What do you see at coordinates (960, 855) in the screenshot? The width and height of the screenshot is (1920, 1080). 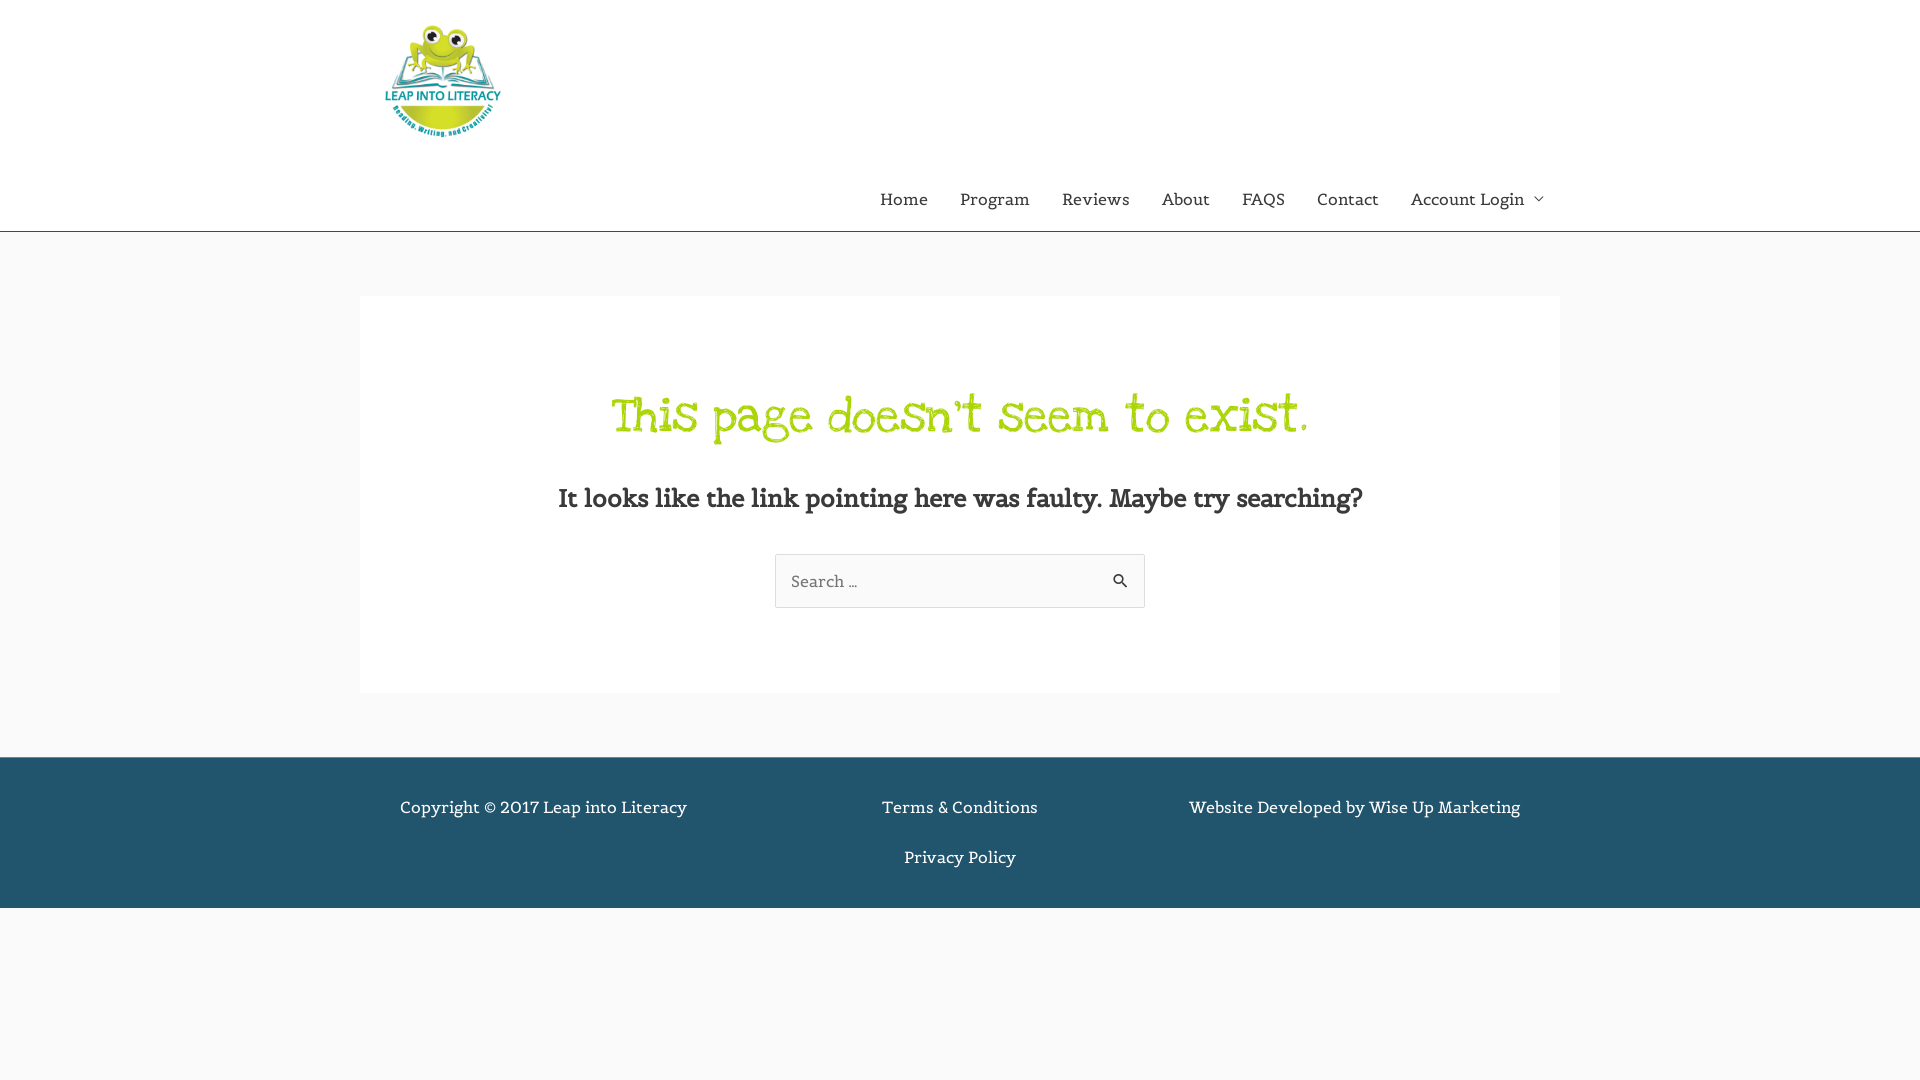 I see `'Privacy Policy'` at bounding box center [960, 855].